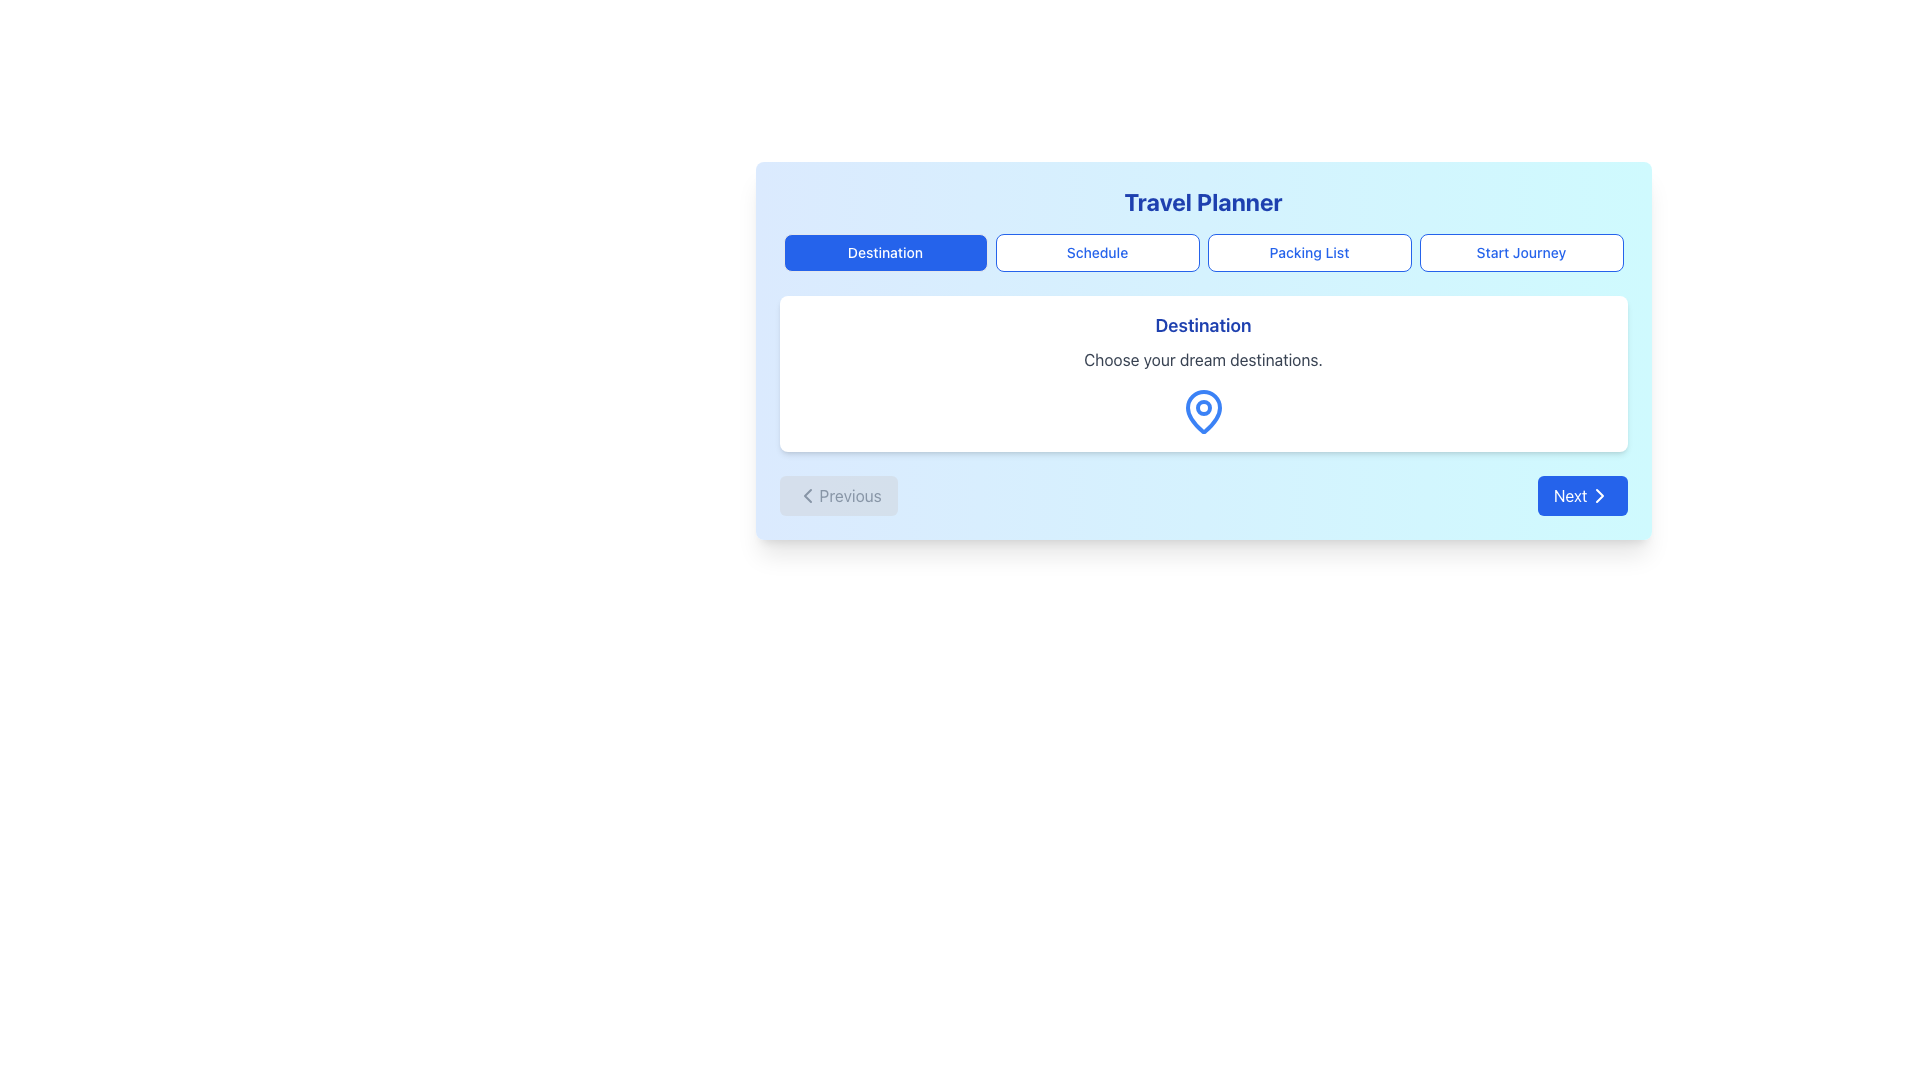 This screenshot has width=1920, height=1080. Describe the element at coordinates (1309, 252) in the screenshot. I see `the 'Packing List' button in the Travel Planner interface to interact with potential hover effects` at that location.